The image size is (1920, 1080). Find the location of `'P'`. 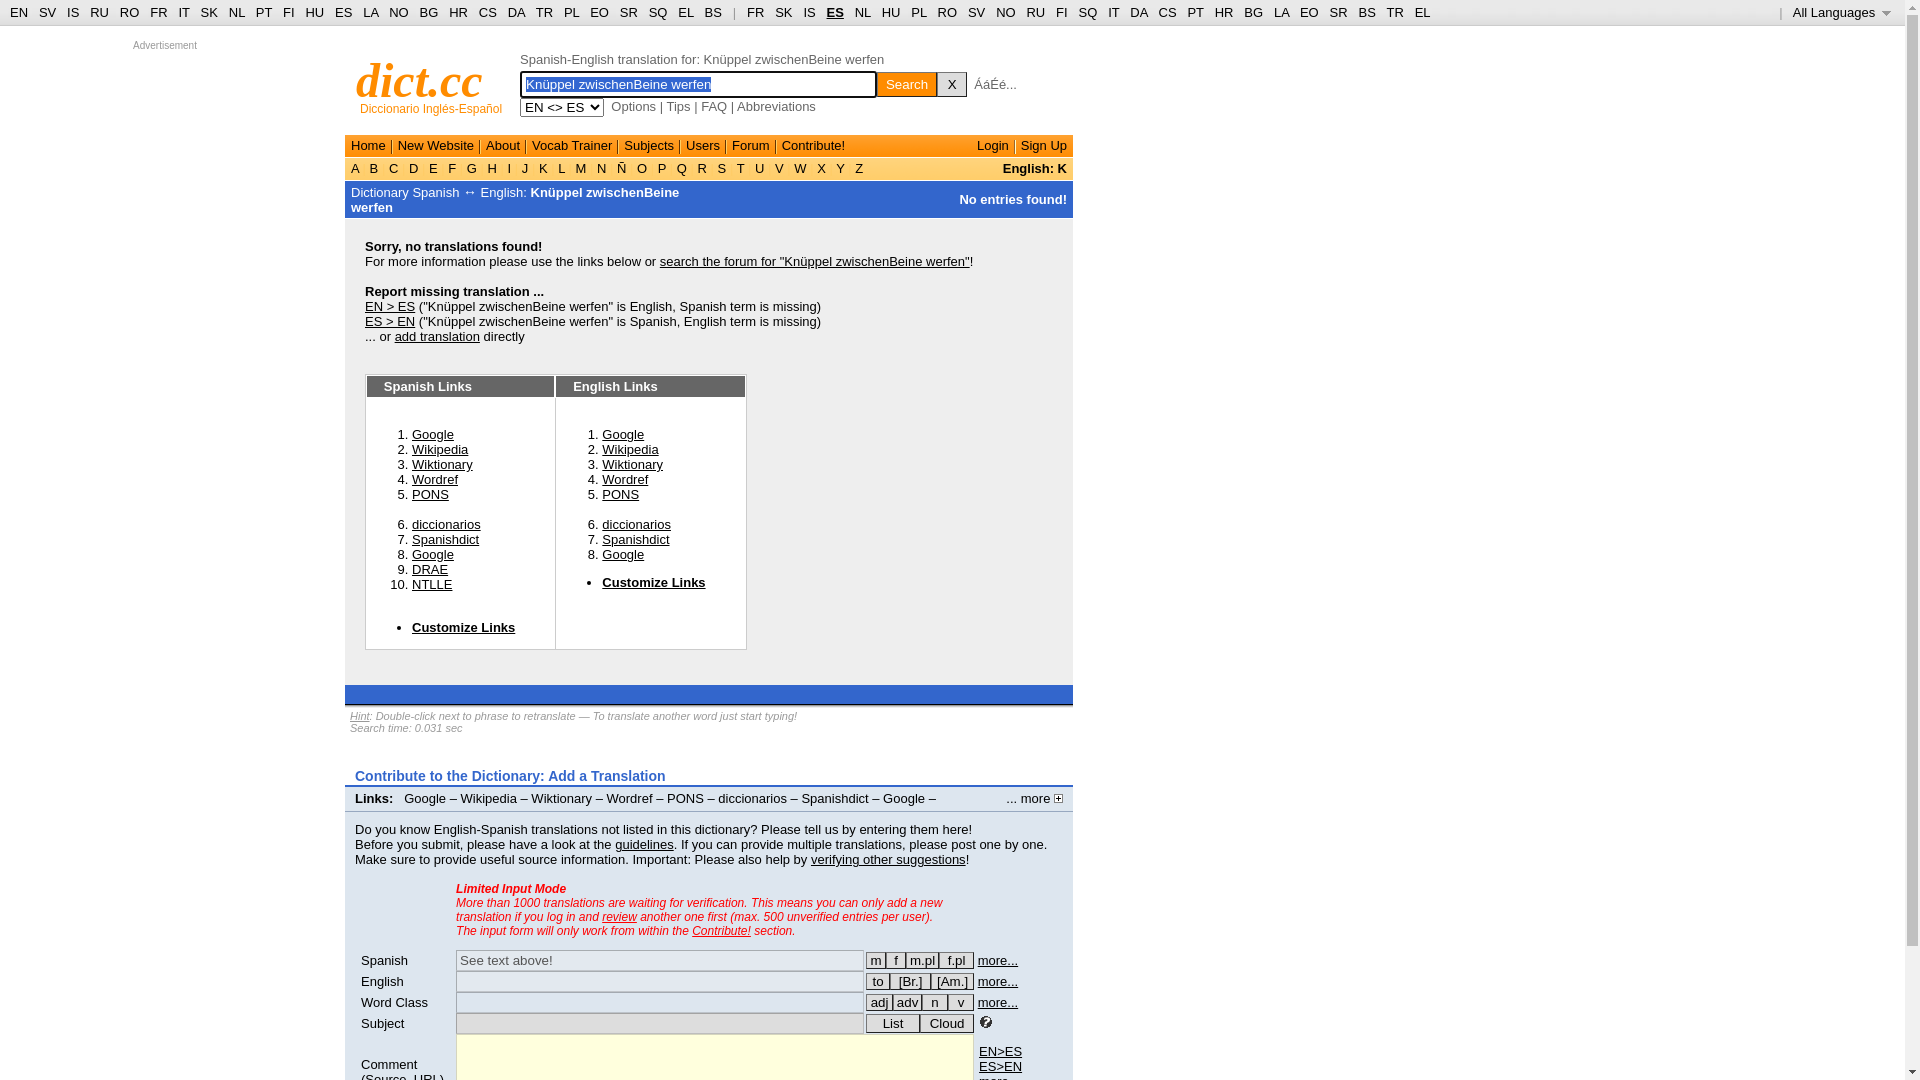

'P' is located at coordinates (653, 167).